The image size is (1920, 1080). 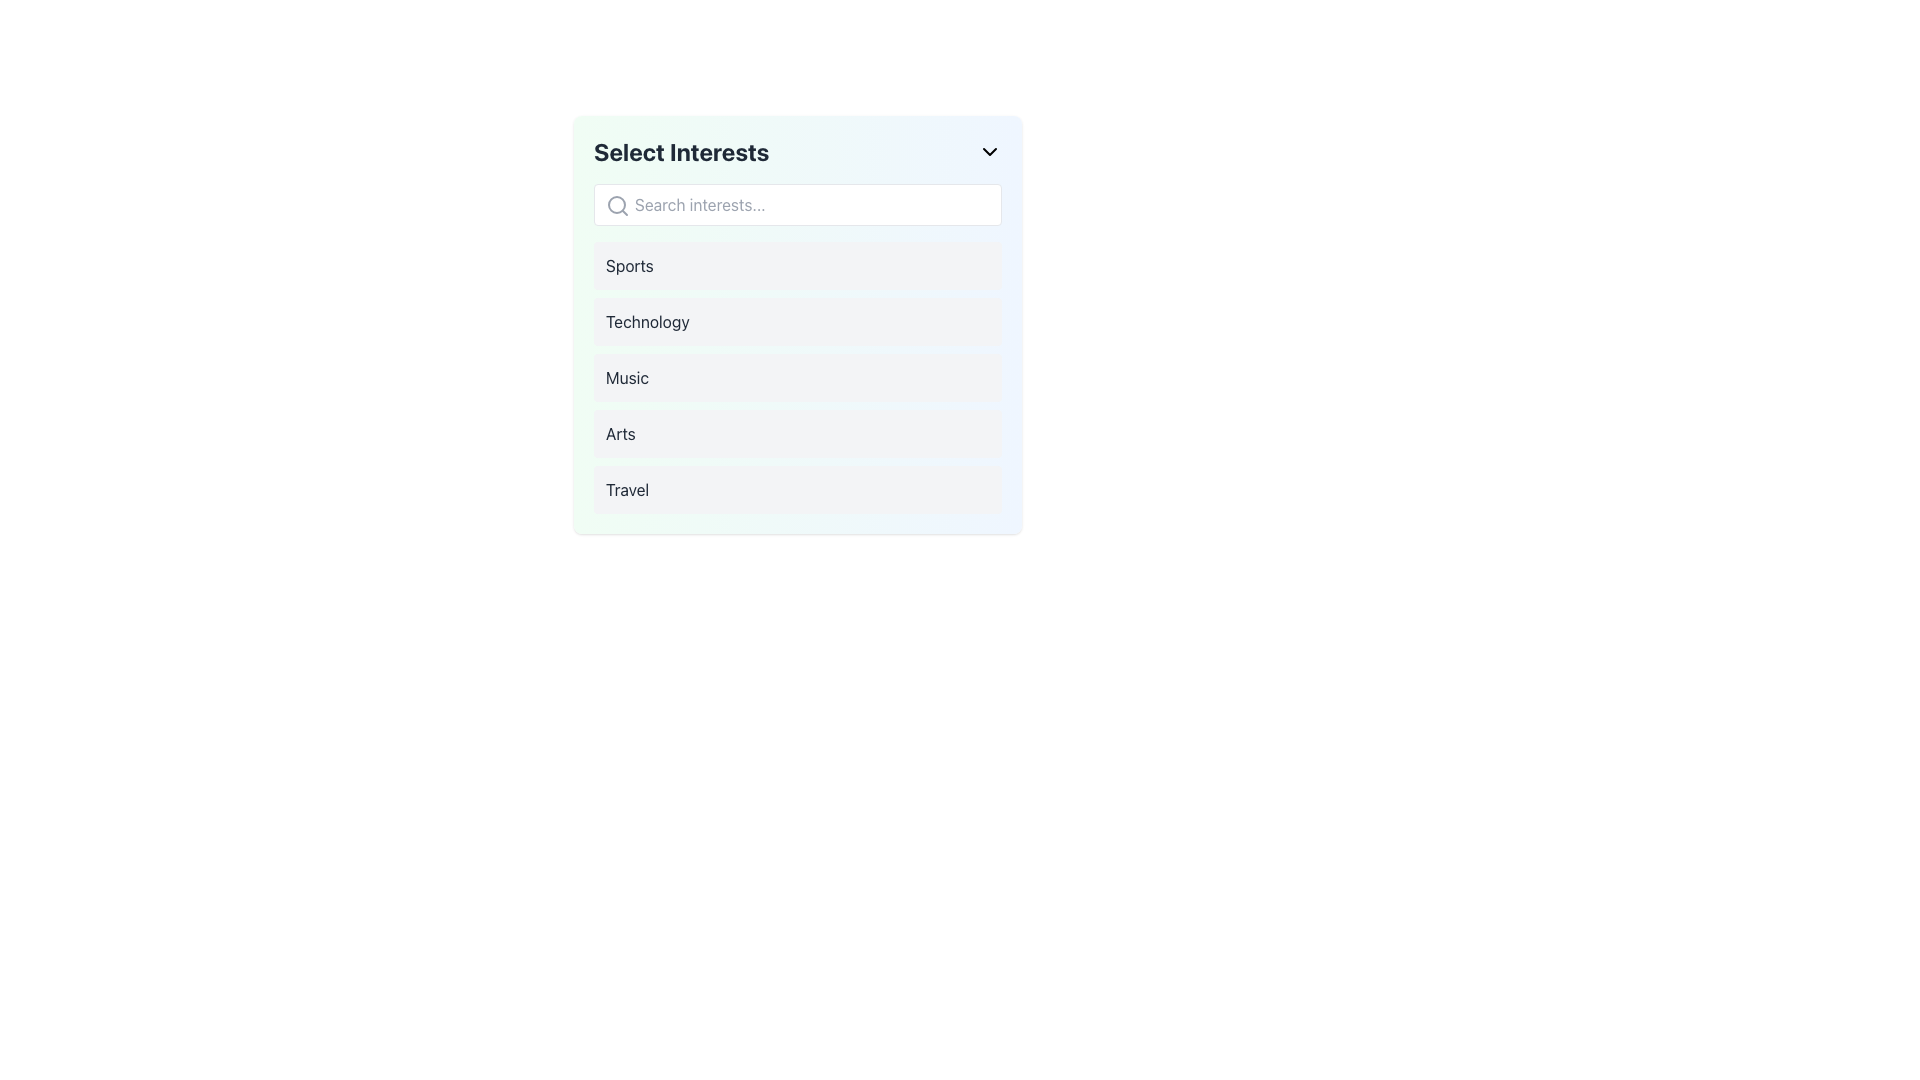 What do you see at coordinates (989, 150) in the screenshot?
I see `the downward-pointing chevron icon located at the far right of the 'Select Interests' header` at bounding box center [989, 150].